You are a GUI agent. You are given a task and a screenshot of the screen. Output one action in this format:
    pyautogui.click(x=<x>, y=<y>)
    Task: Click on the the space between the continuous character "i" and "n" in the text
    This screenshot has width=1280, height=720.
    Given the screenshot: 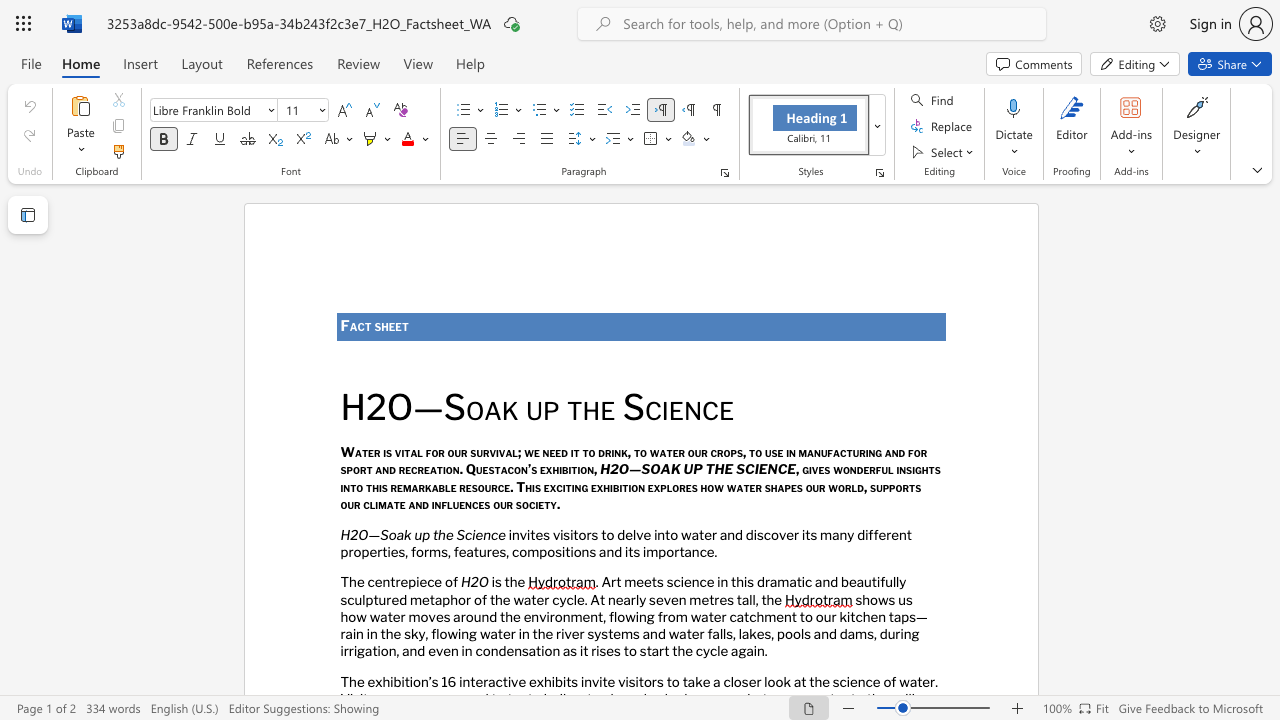 What is the action you would take?
    pyautogui.click(x=434, y=502)
    